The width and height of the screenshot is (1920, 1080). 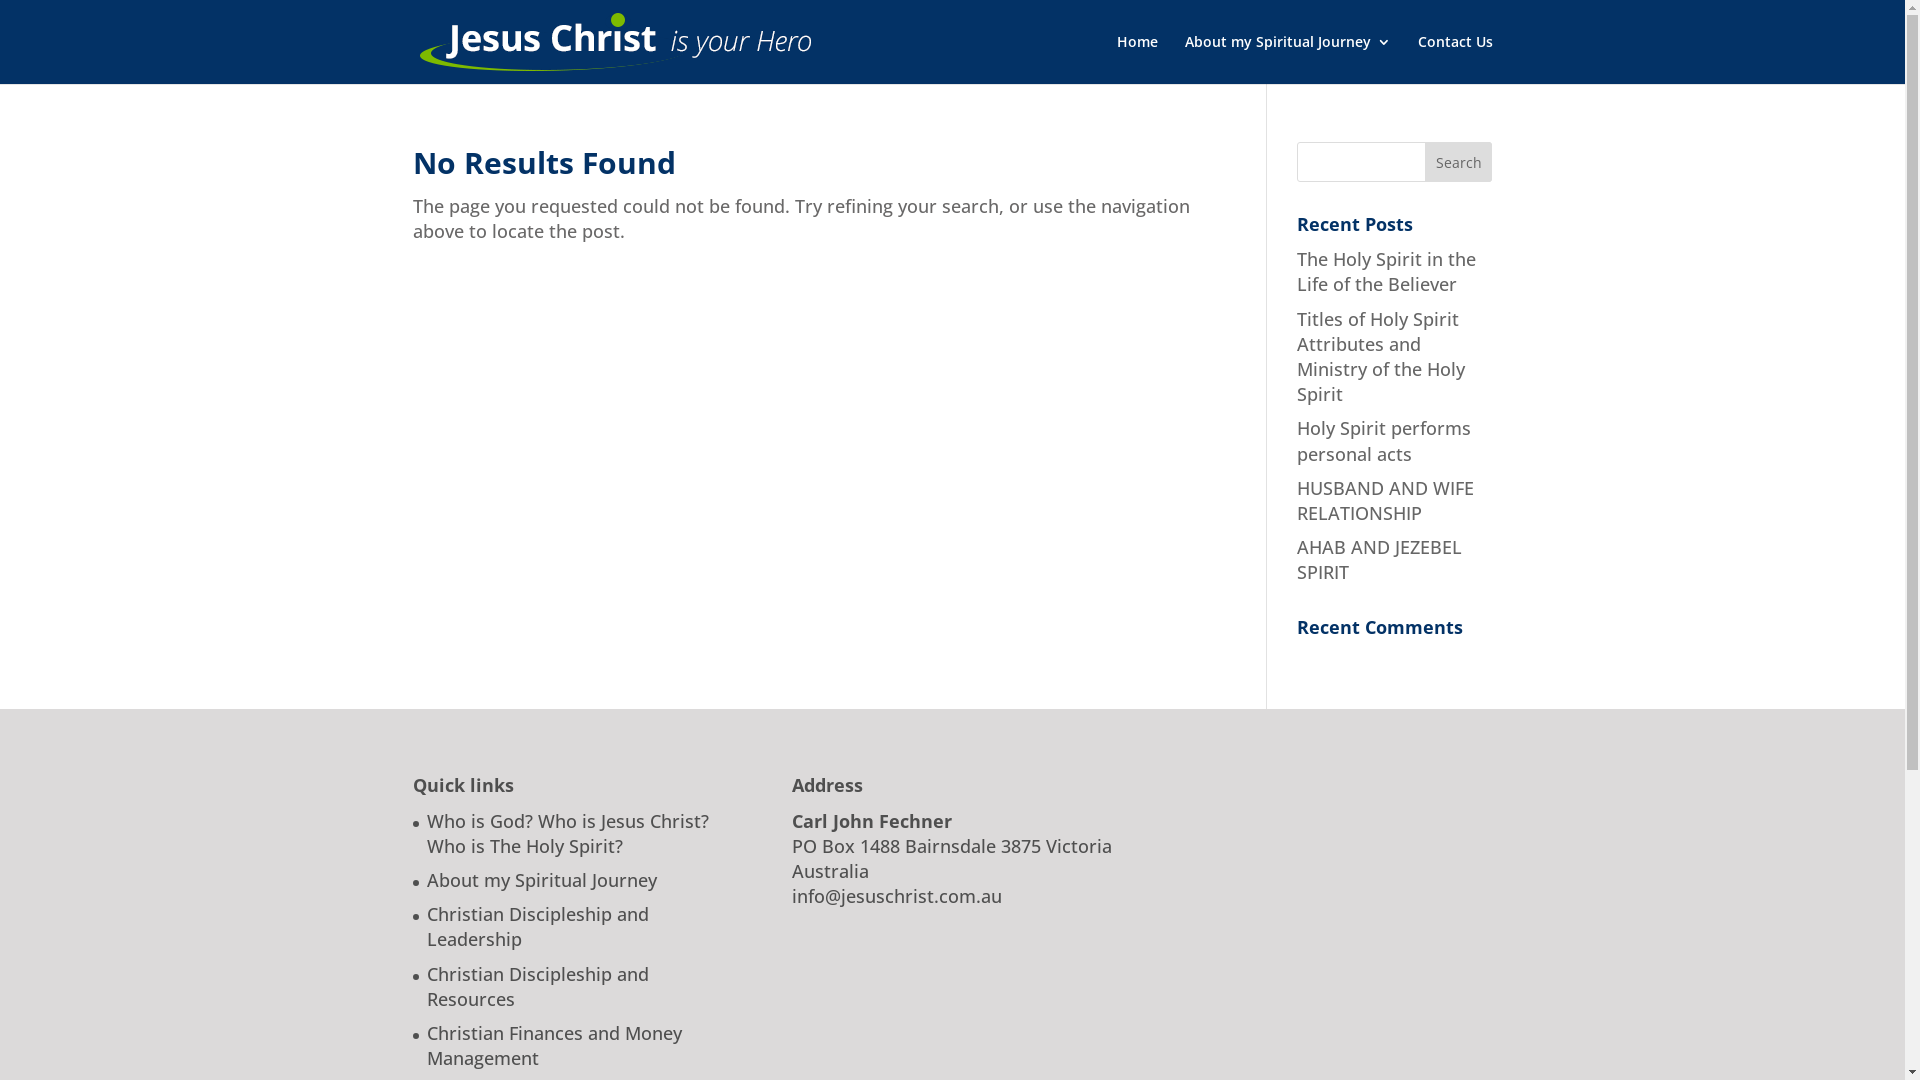 I want to click on 'Christian Finances and Money Management', so click(x=553, y=1044).